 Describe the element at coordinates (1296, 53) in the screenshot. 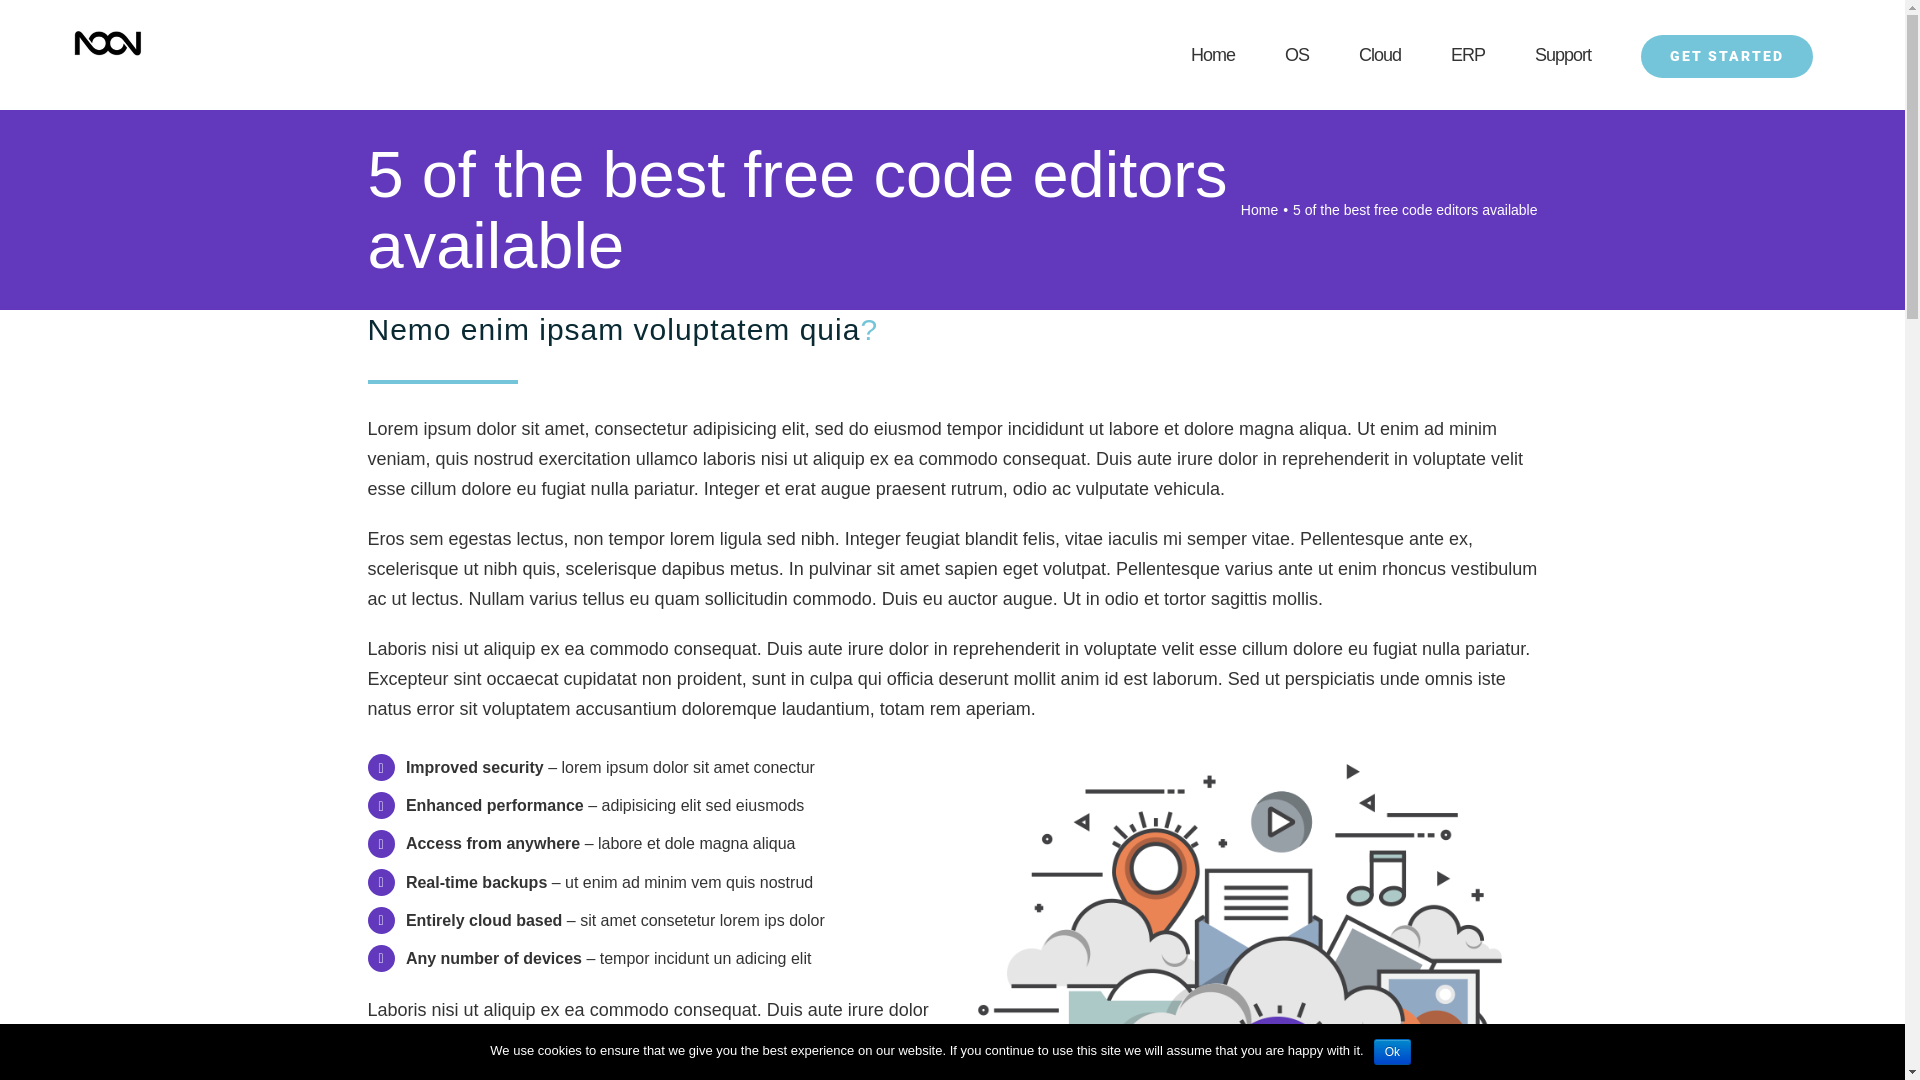

I see `'OS'` at that location.